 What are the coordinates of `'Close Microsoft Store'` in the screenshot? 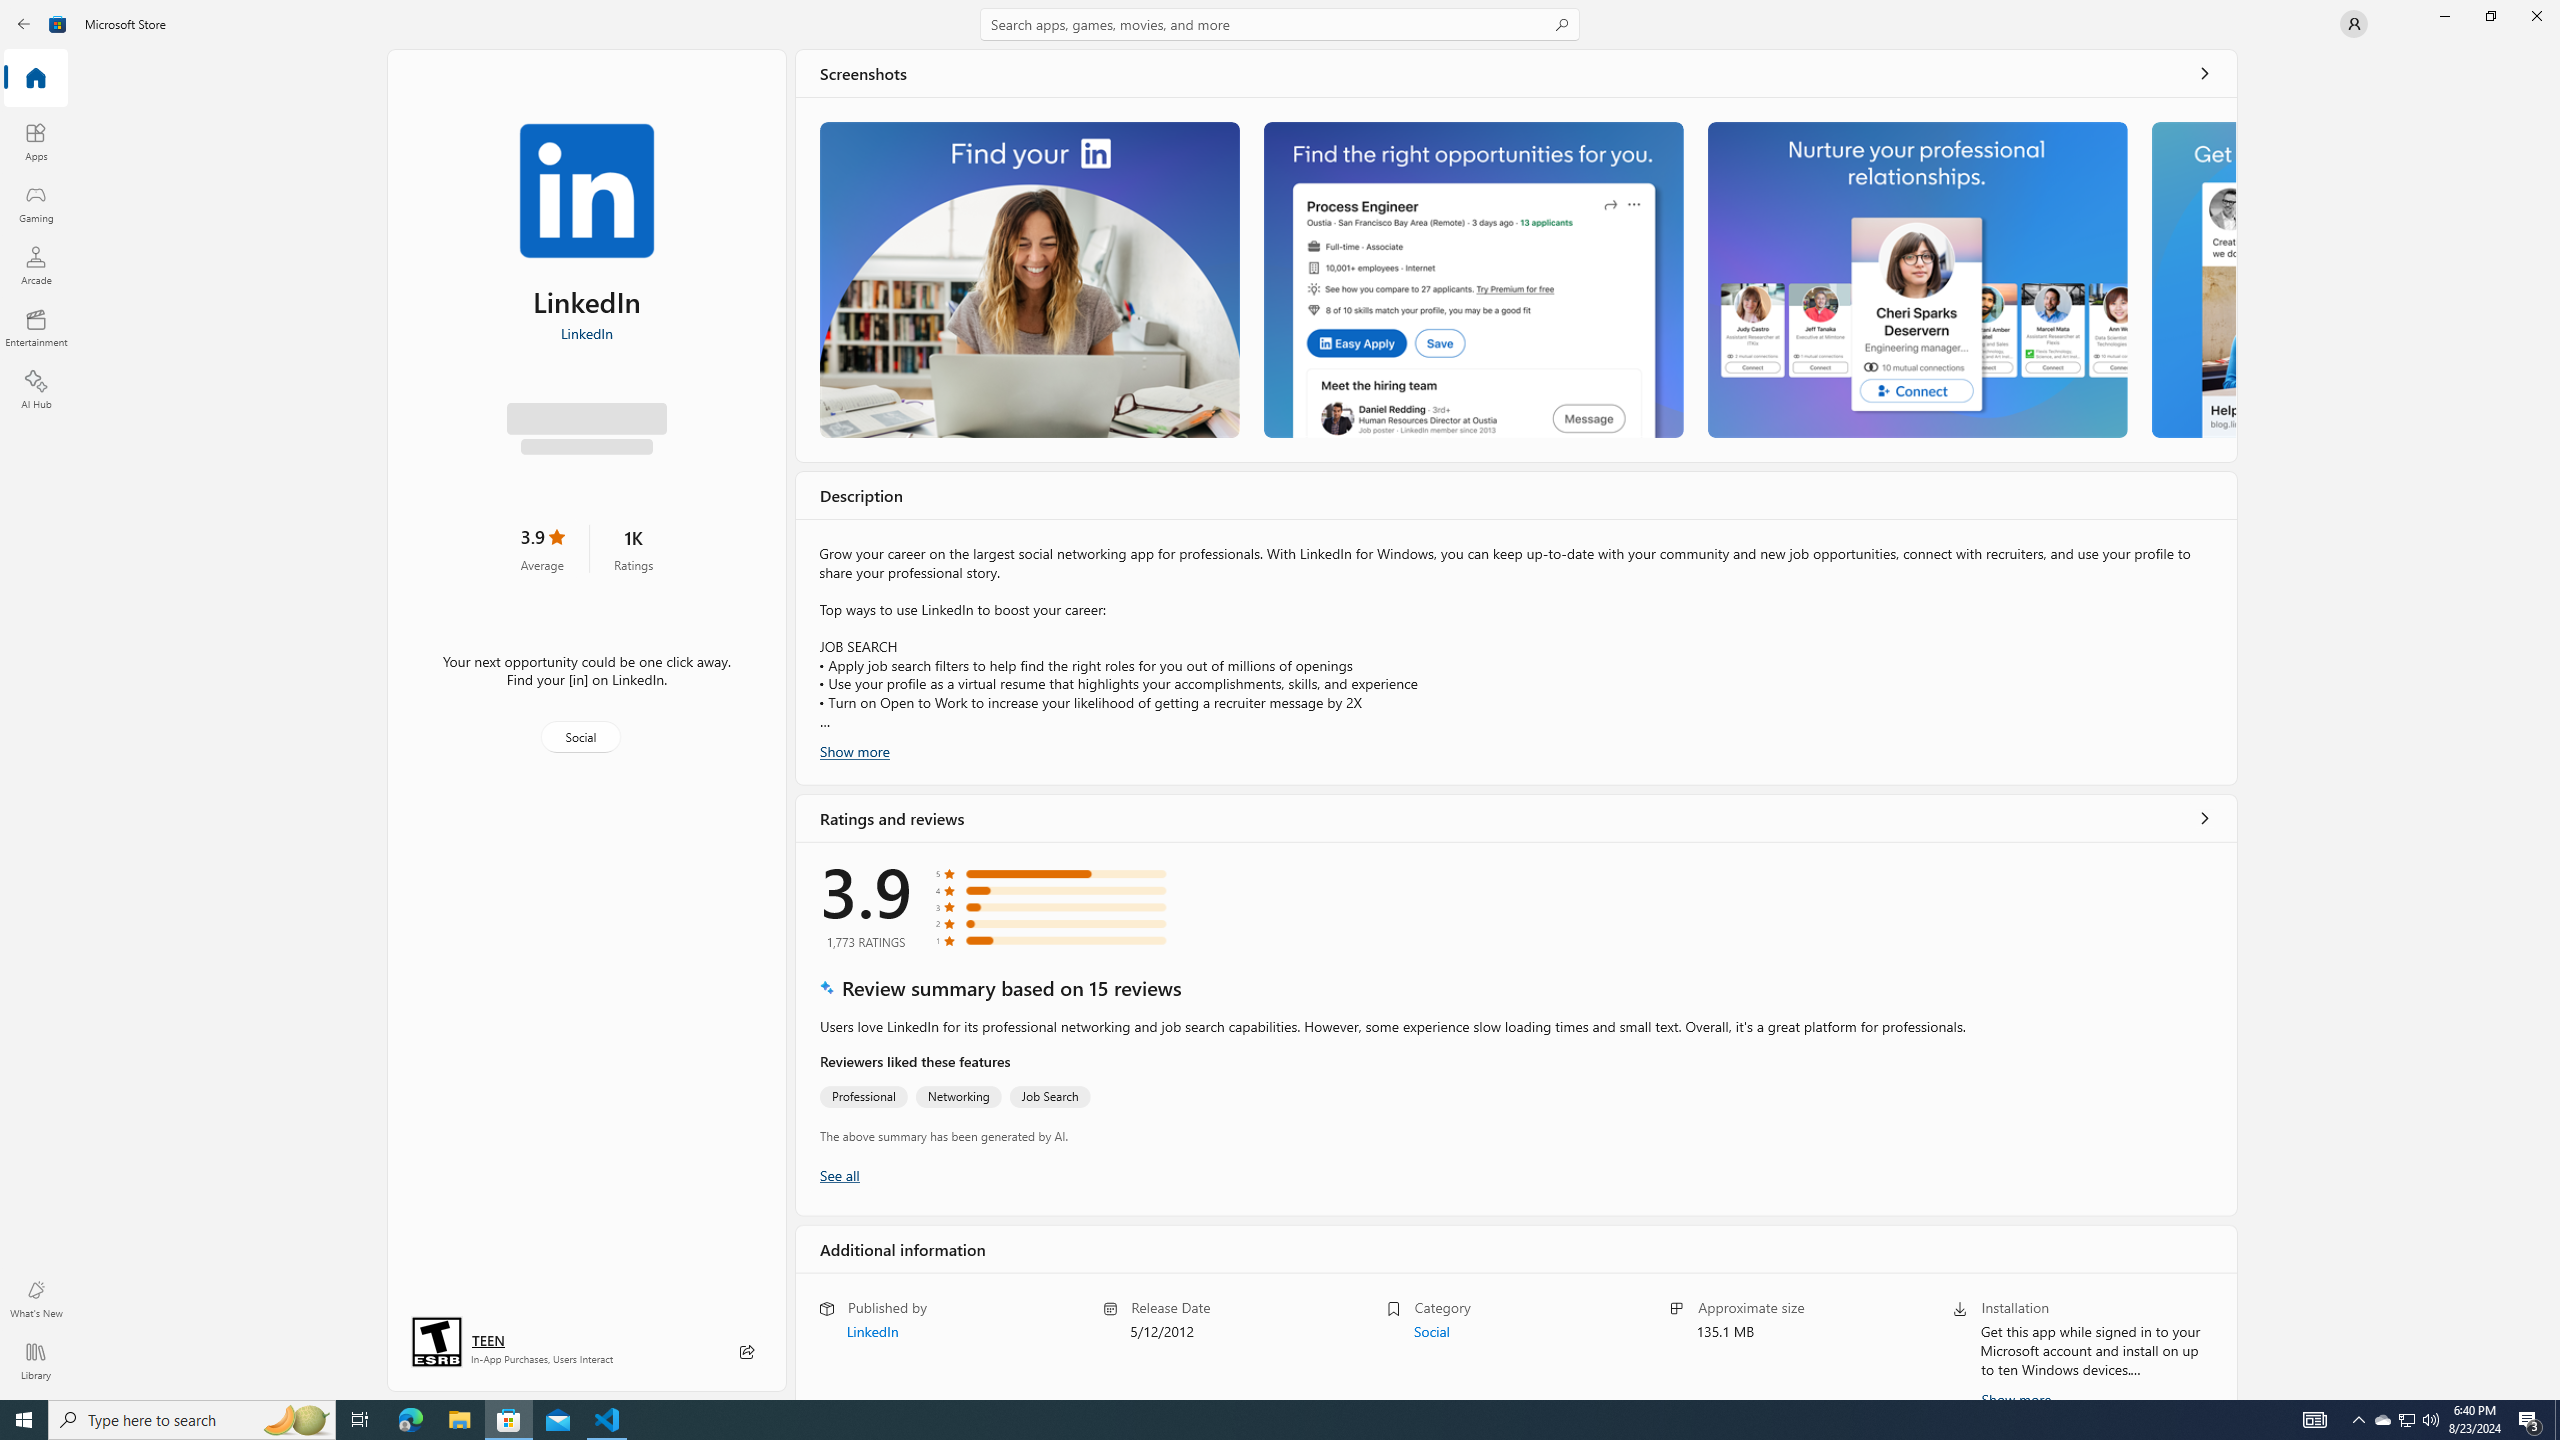 It's located at (2535, 15).